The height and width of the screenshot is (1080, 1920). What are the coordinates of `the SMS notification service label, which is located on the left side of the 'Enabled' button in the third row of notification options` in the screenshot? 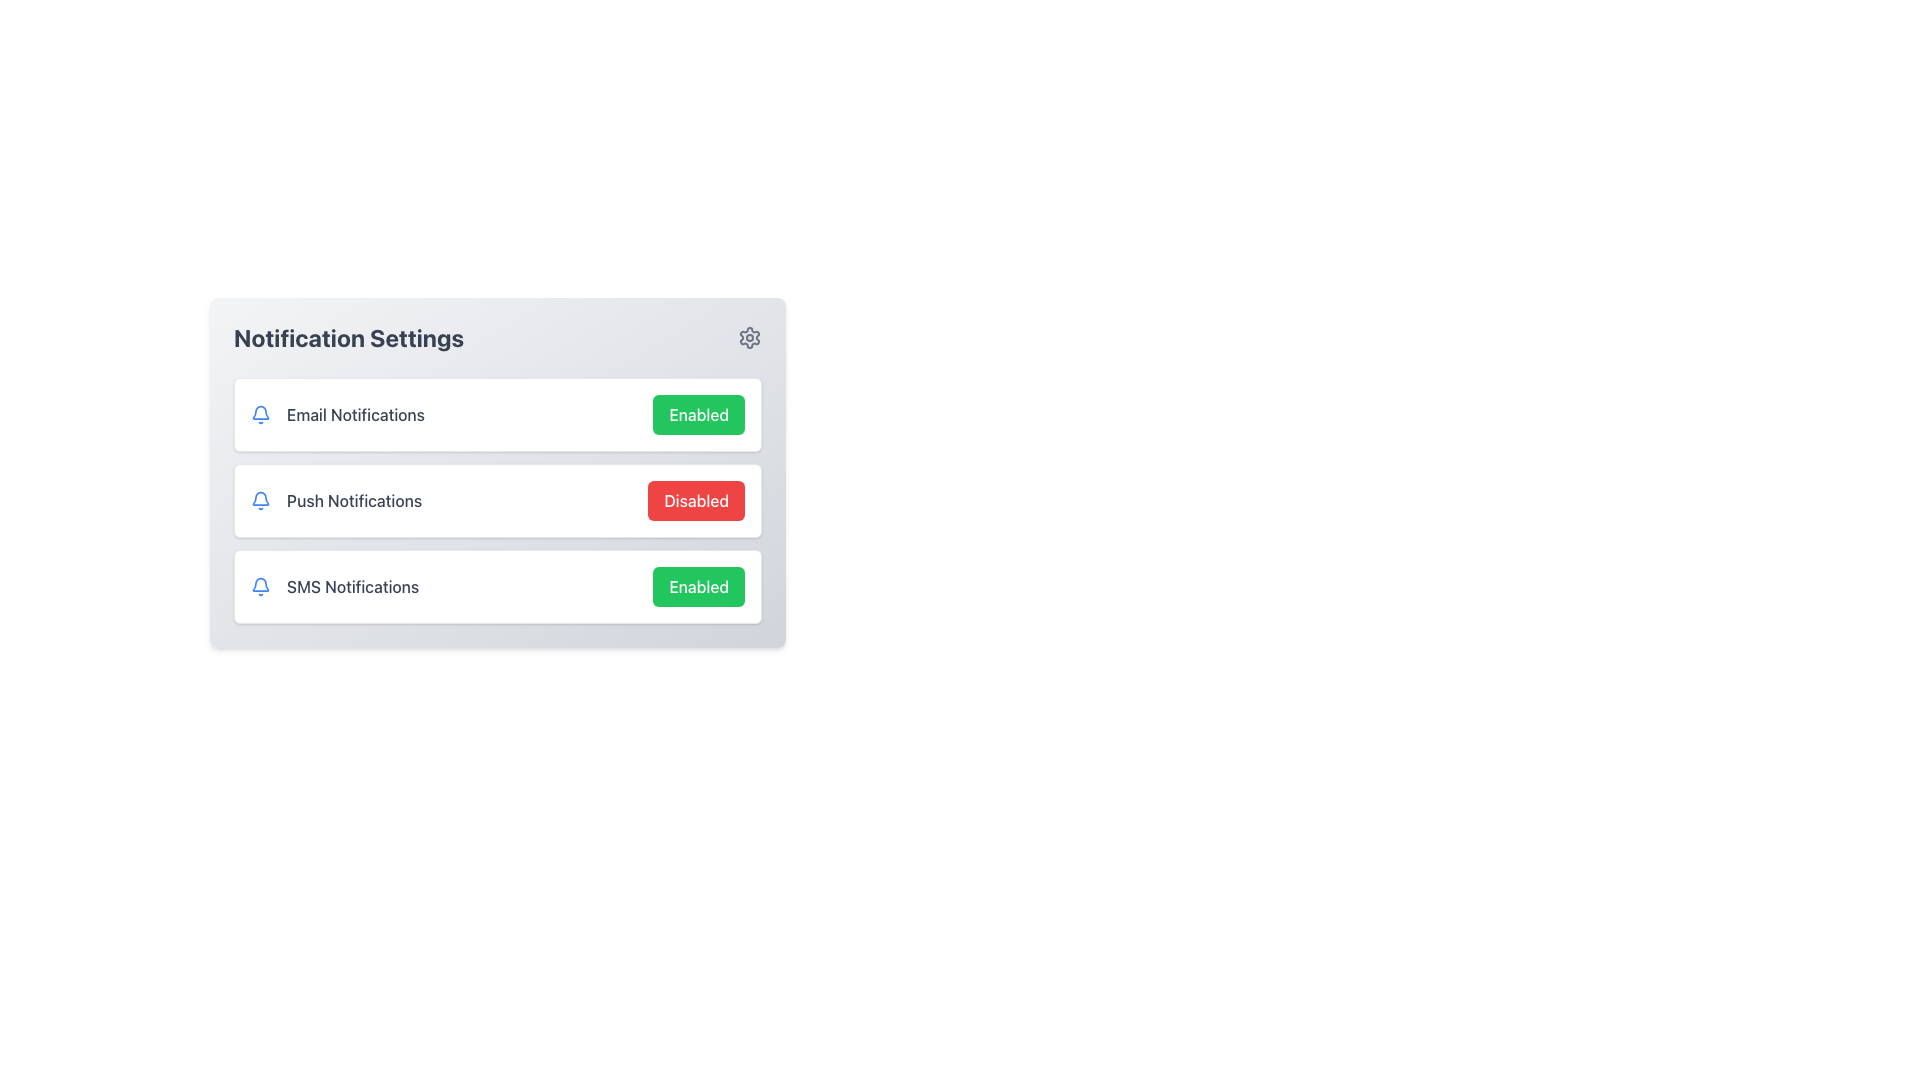 It's located at (335, 585).